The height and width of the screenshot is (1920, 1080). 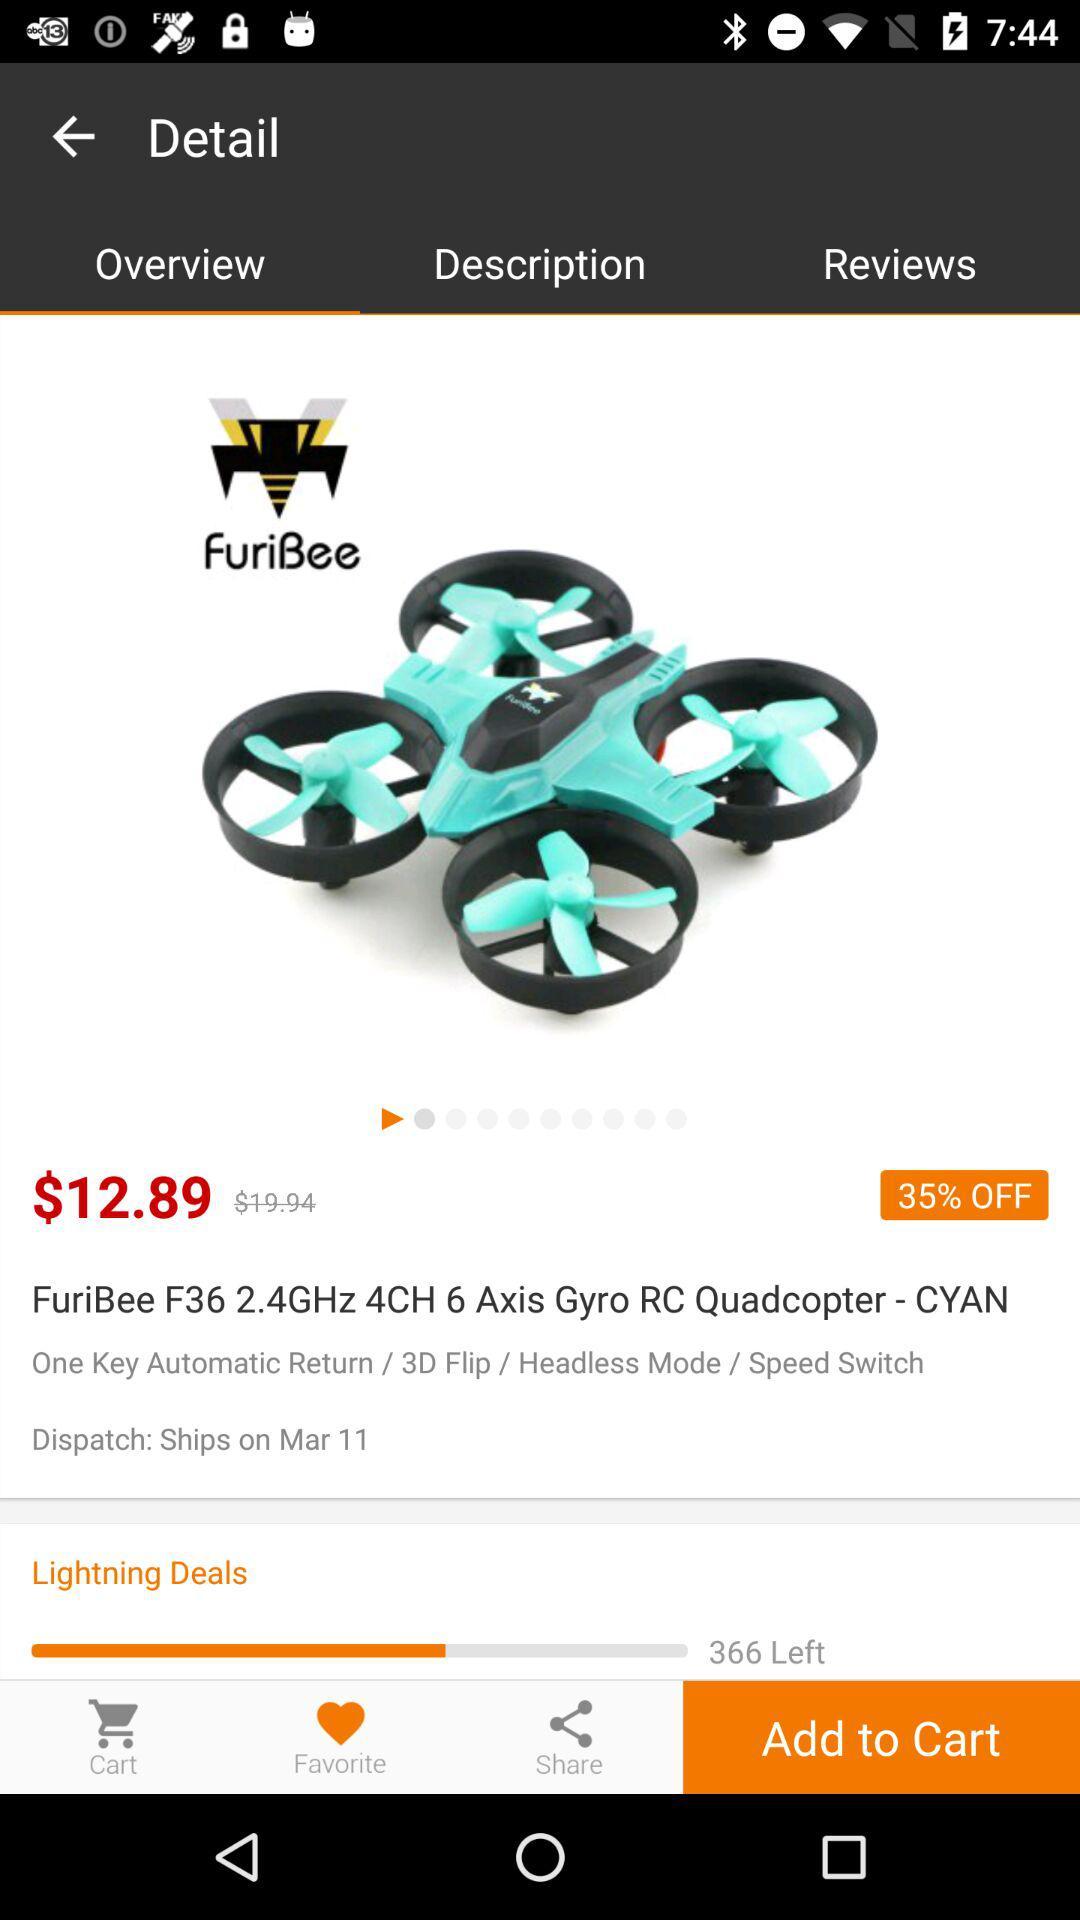 What do you see at coordinates (340, 1736) in the screenshot?
I see `option` at bounding box center [340, 1736].